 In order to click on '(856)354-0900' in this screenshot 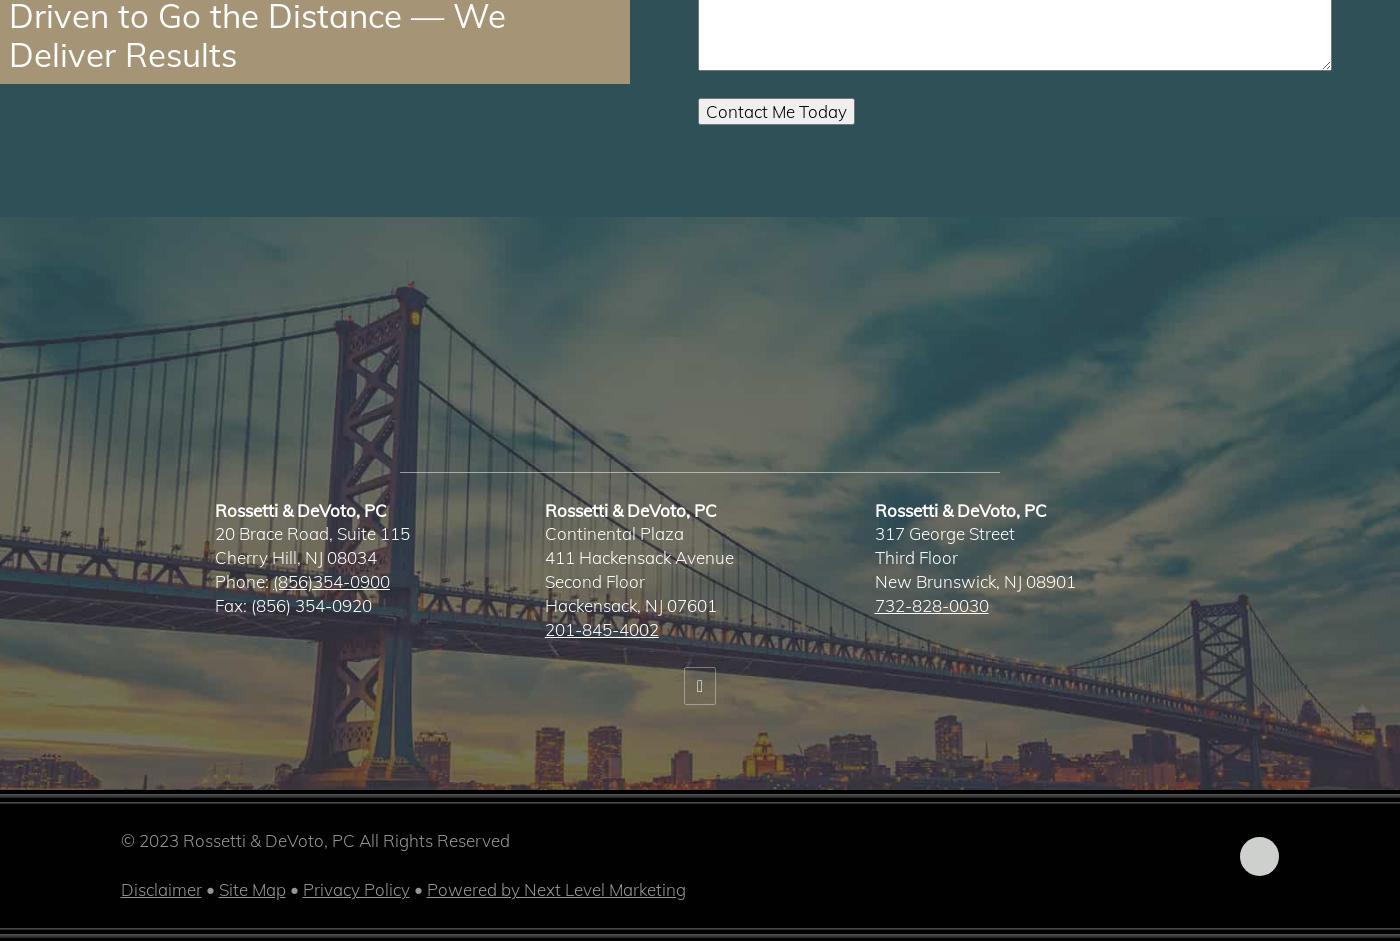, I will do `click(331, 580)`.